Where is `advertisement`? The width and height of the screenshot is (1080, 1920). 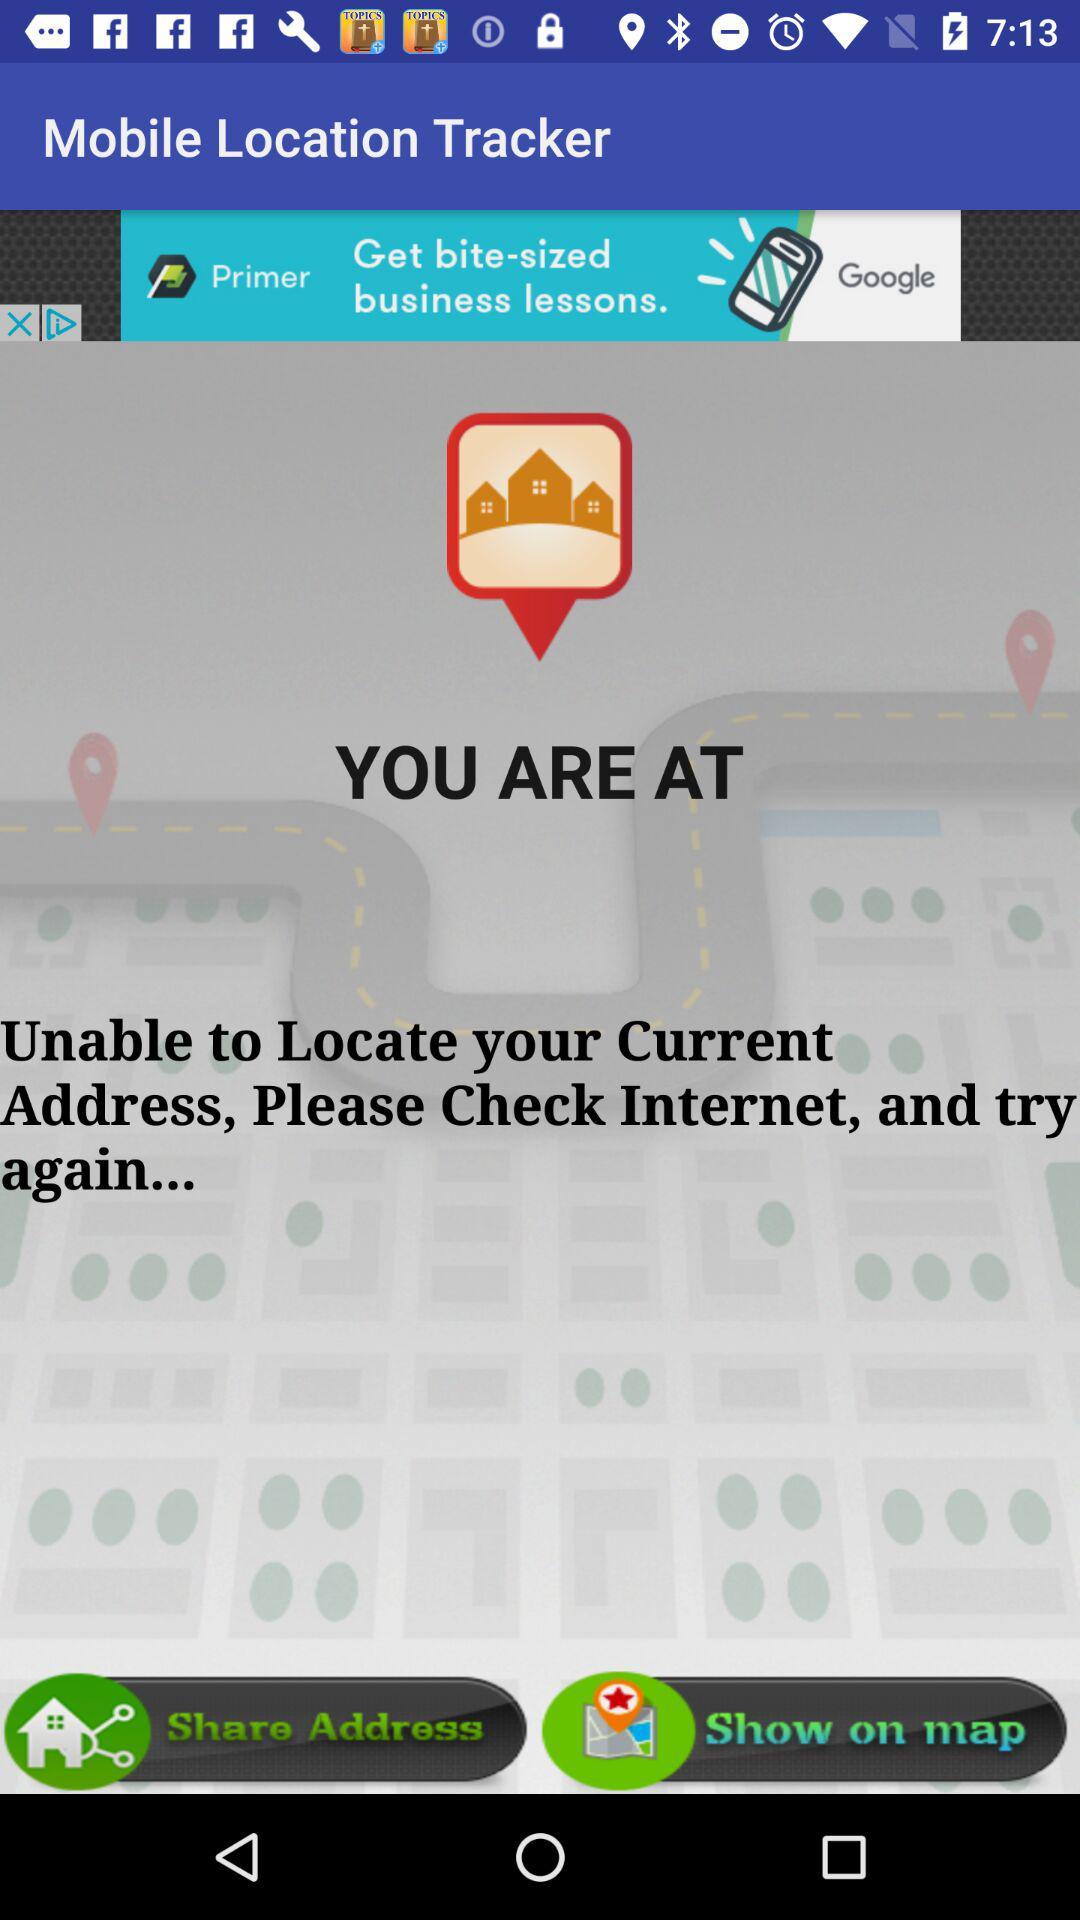
advertisement is located at coordinates (540, 274).